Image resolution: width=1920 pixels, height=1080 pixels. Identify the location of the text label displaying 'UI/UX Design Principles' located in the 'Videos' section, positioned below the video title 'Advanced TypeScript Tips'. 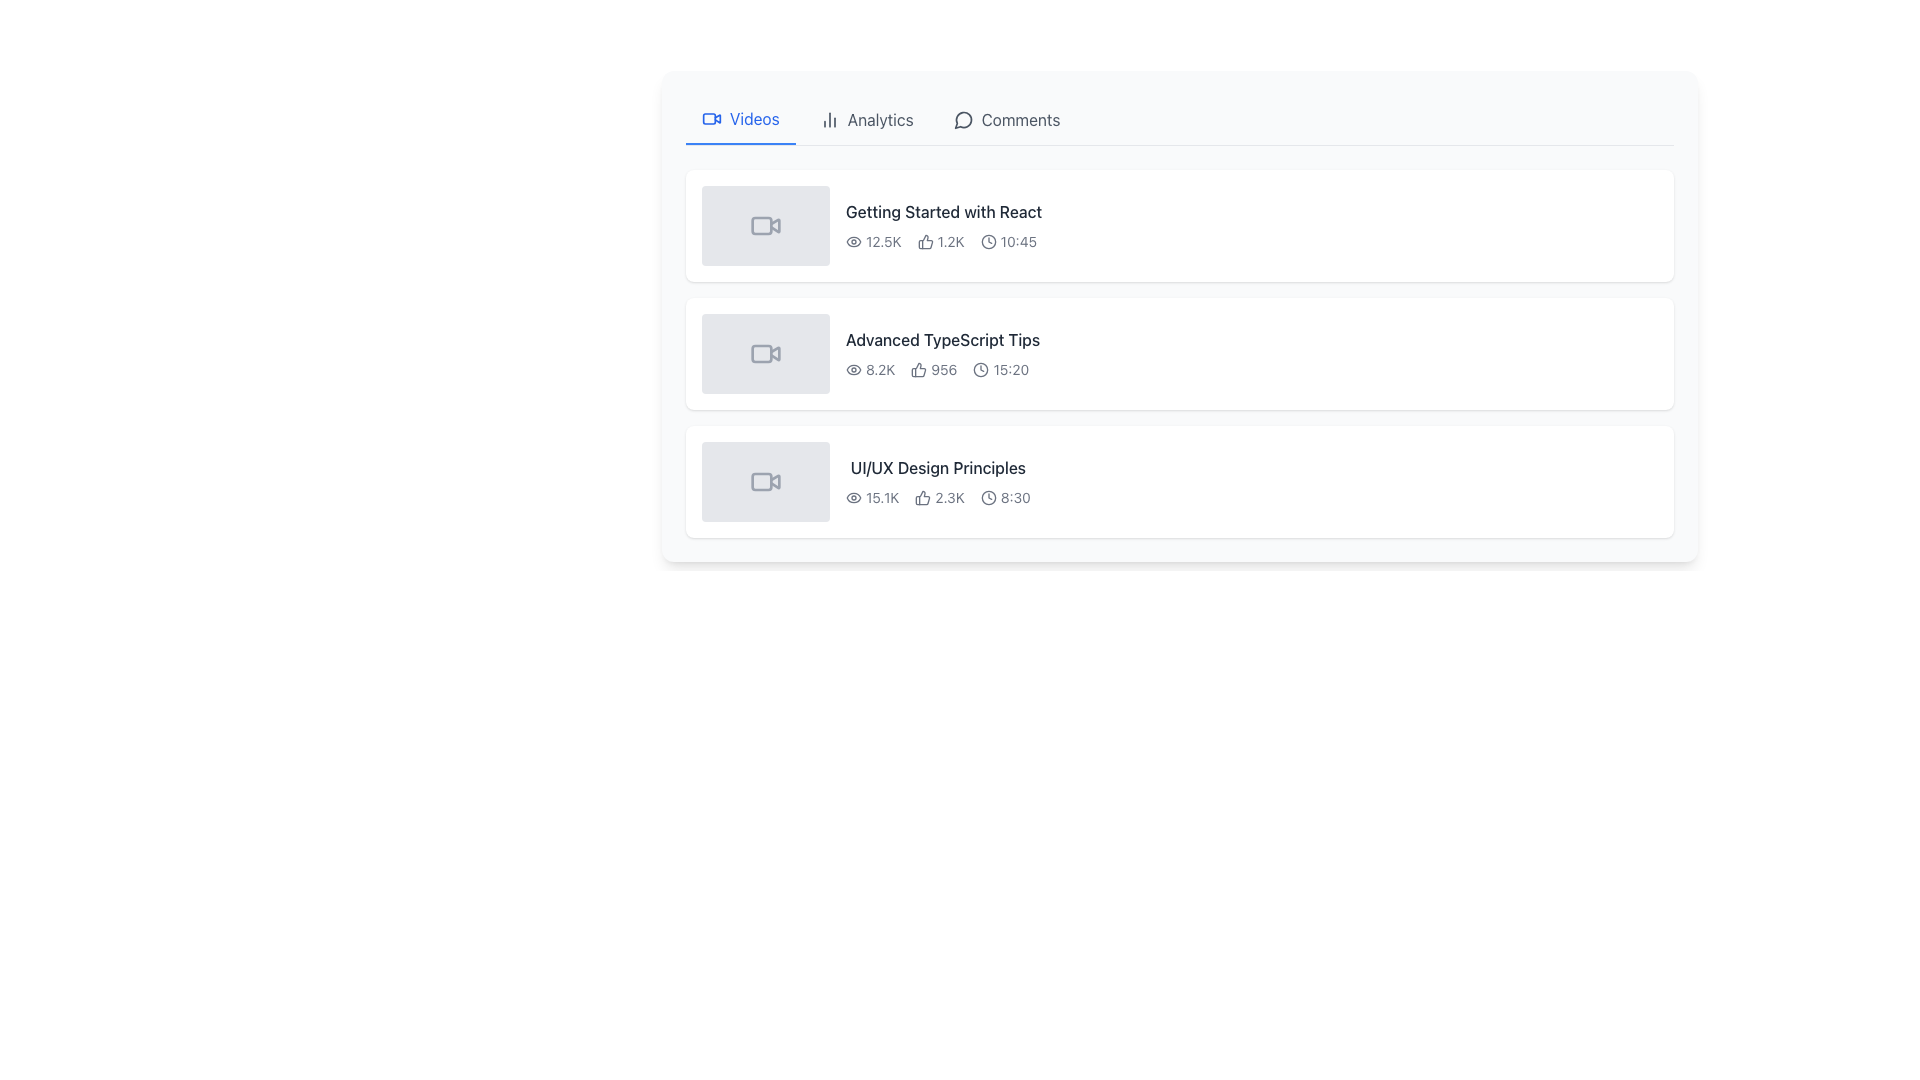
(937, 467).